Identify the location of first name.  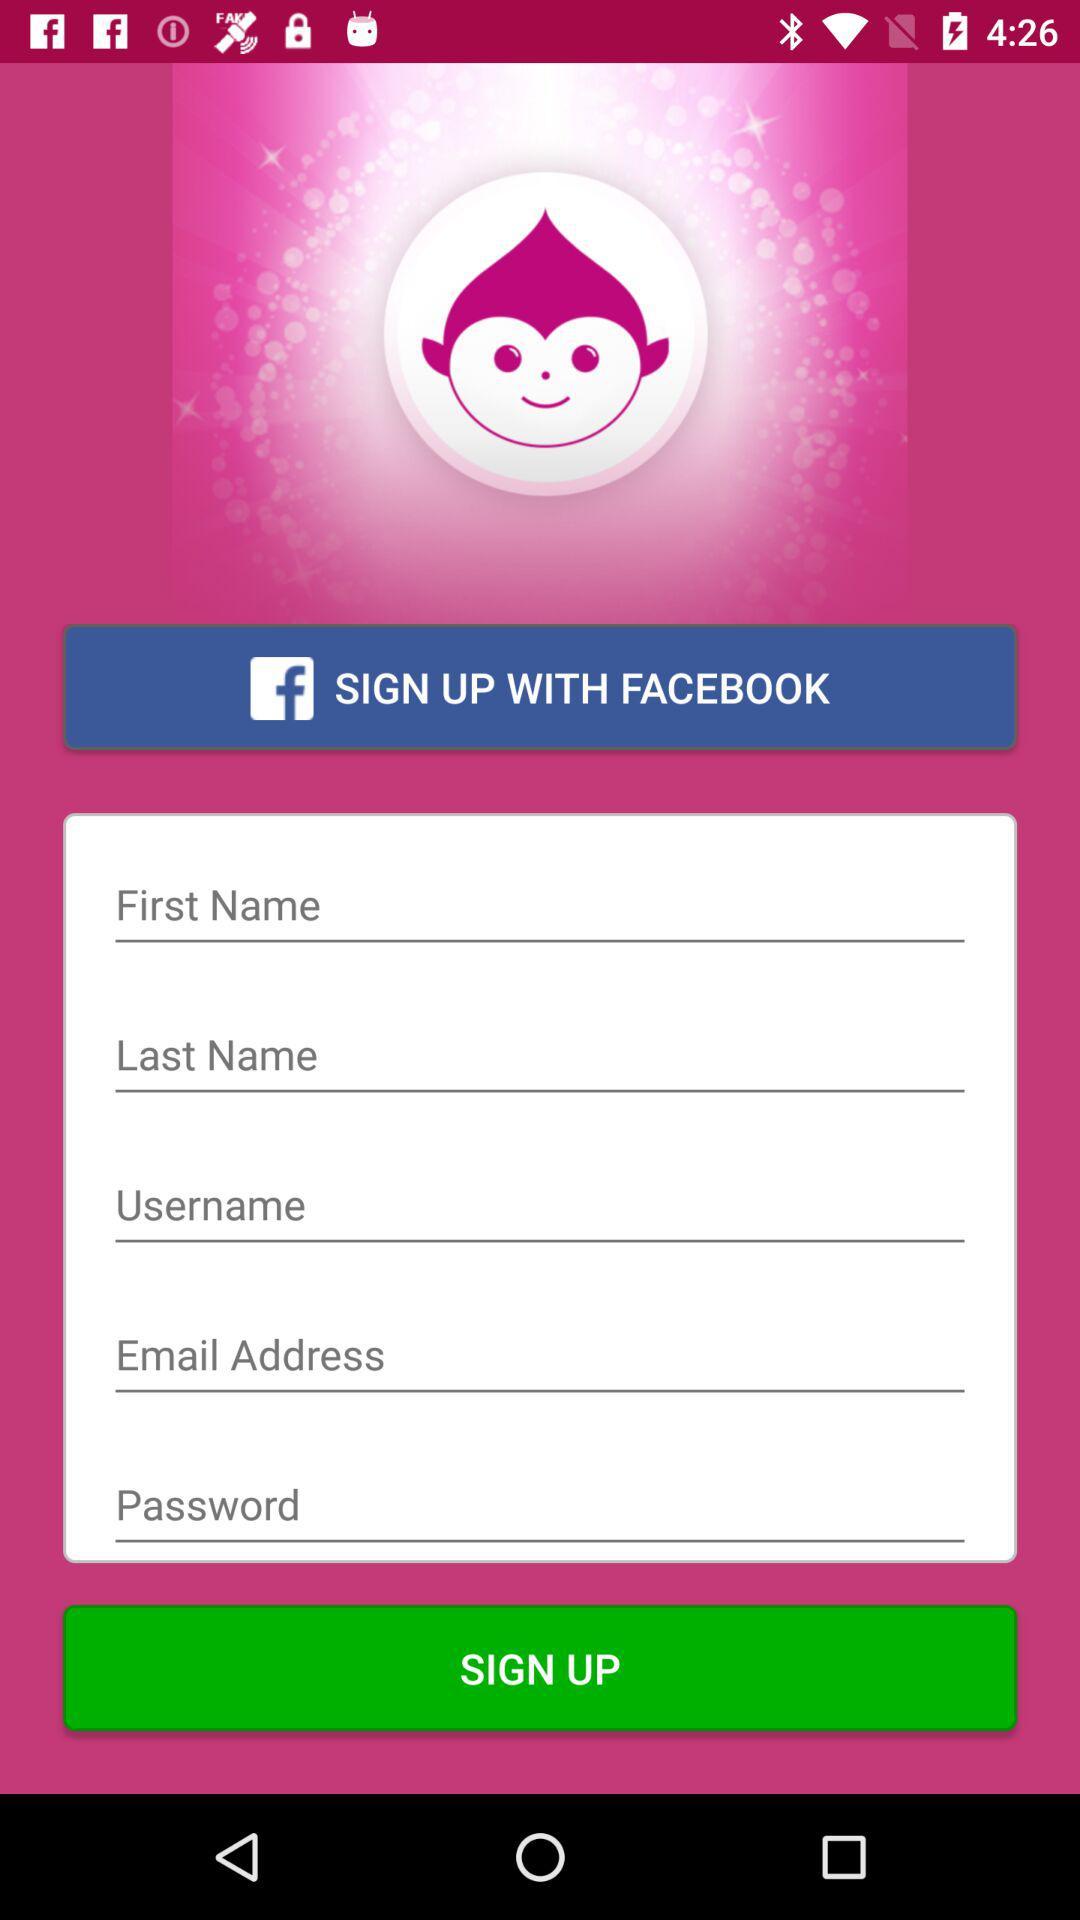
(540, 906).